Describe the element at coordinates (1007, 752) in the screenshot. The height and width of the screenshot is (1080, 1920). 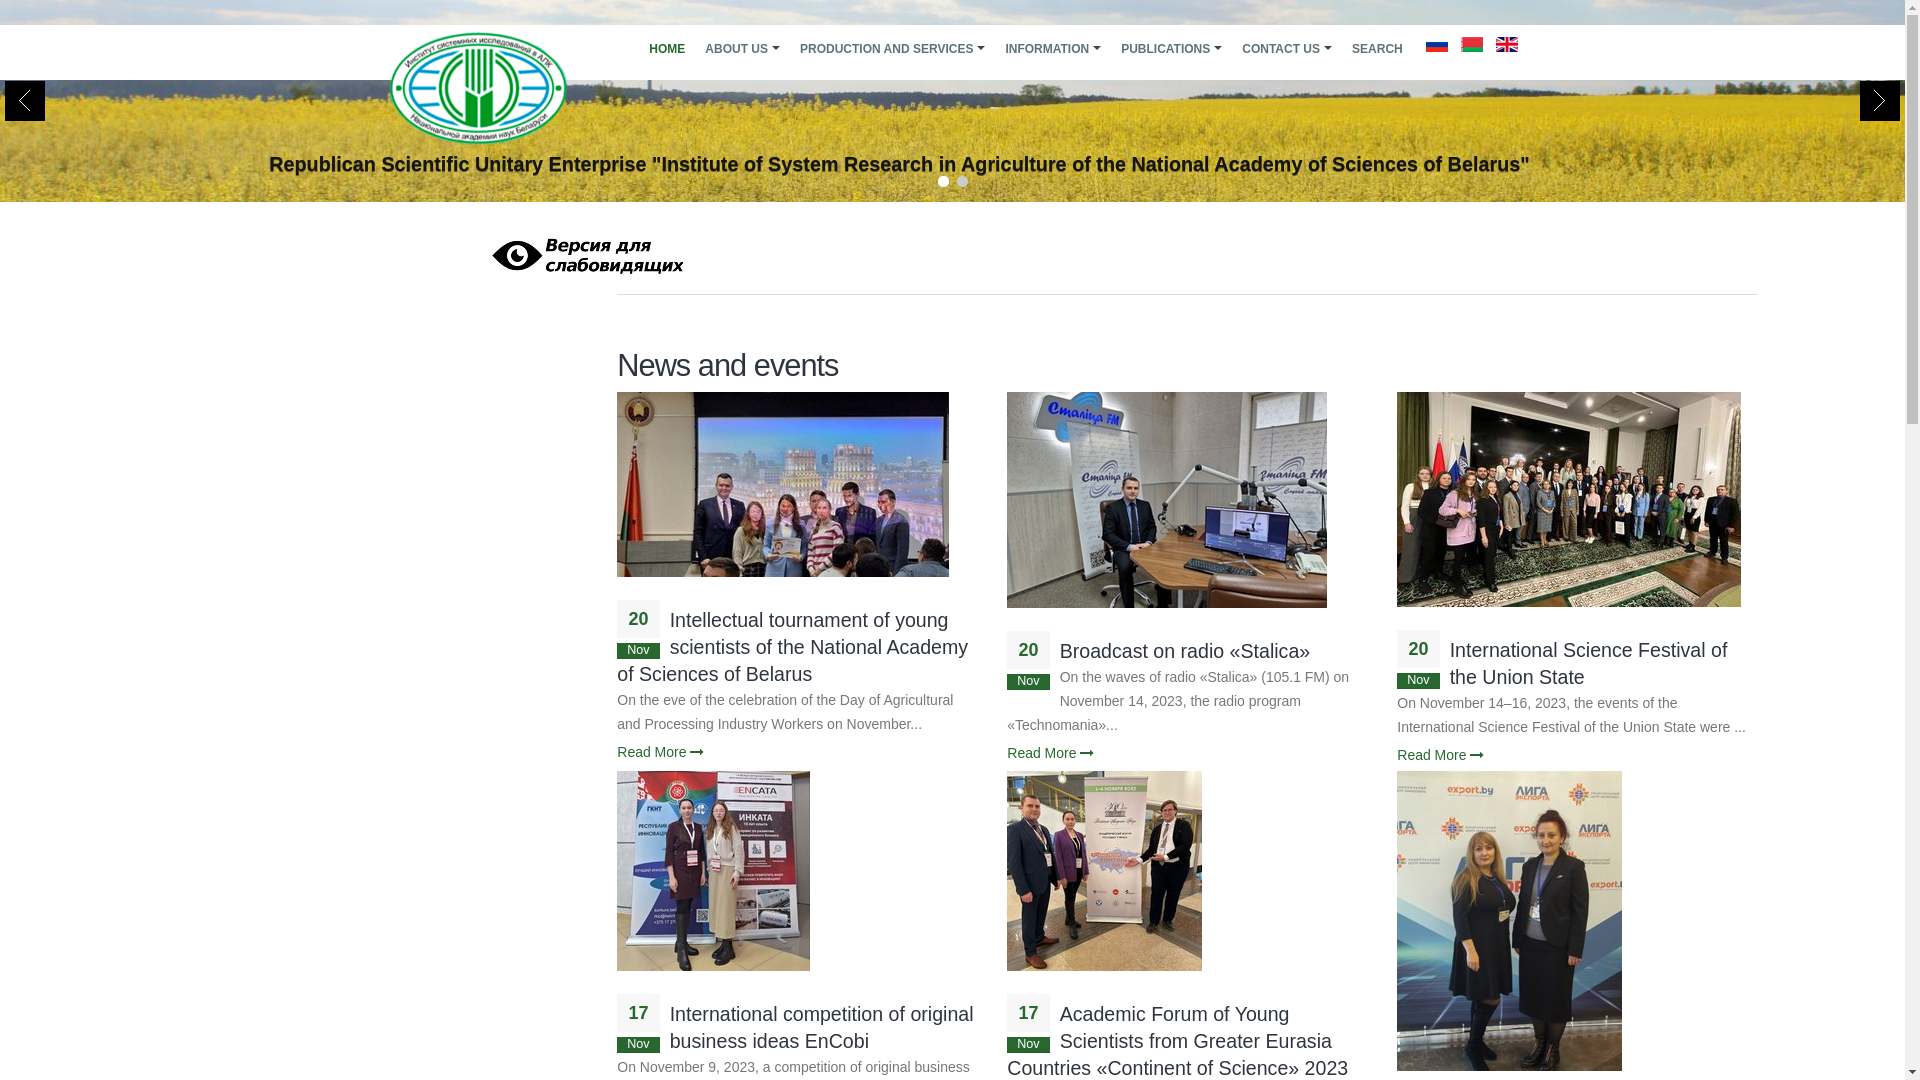
I see `'Read More'` at that location.